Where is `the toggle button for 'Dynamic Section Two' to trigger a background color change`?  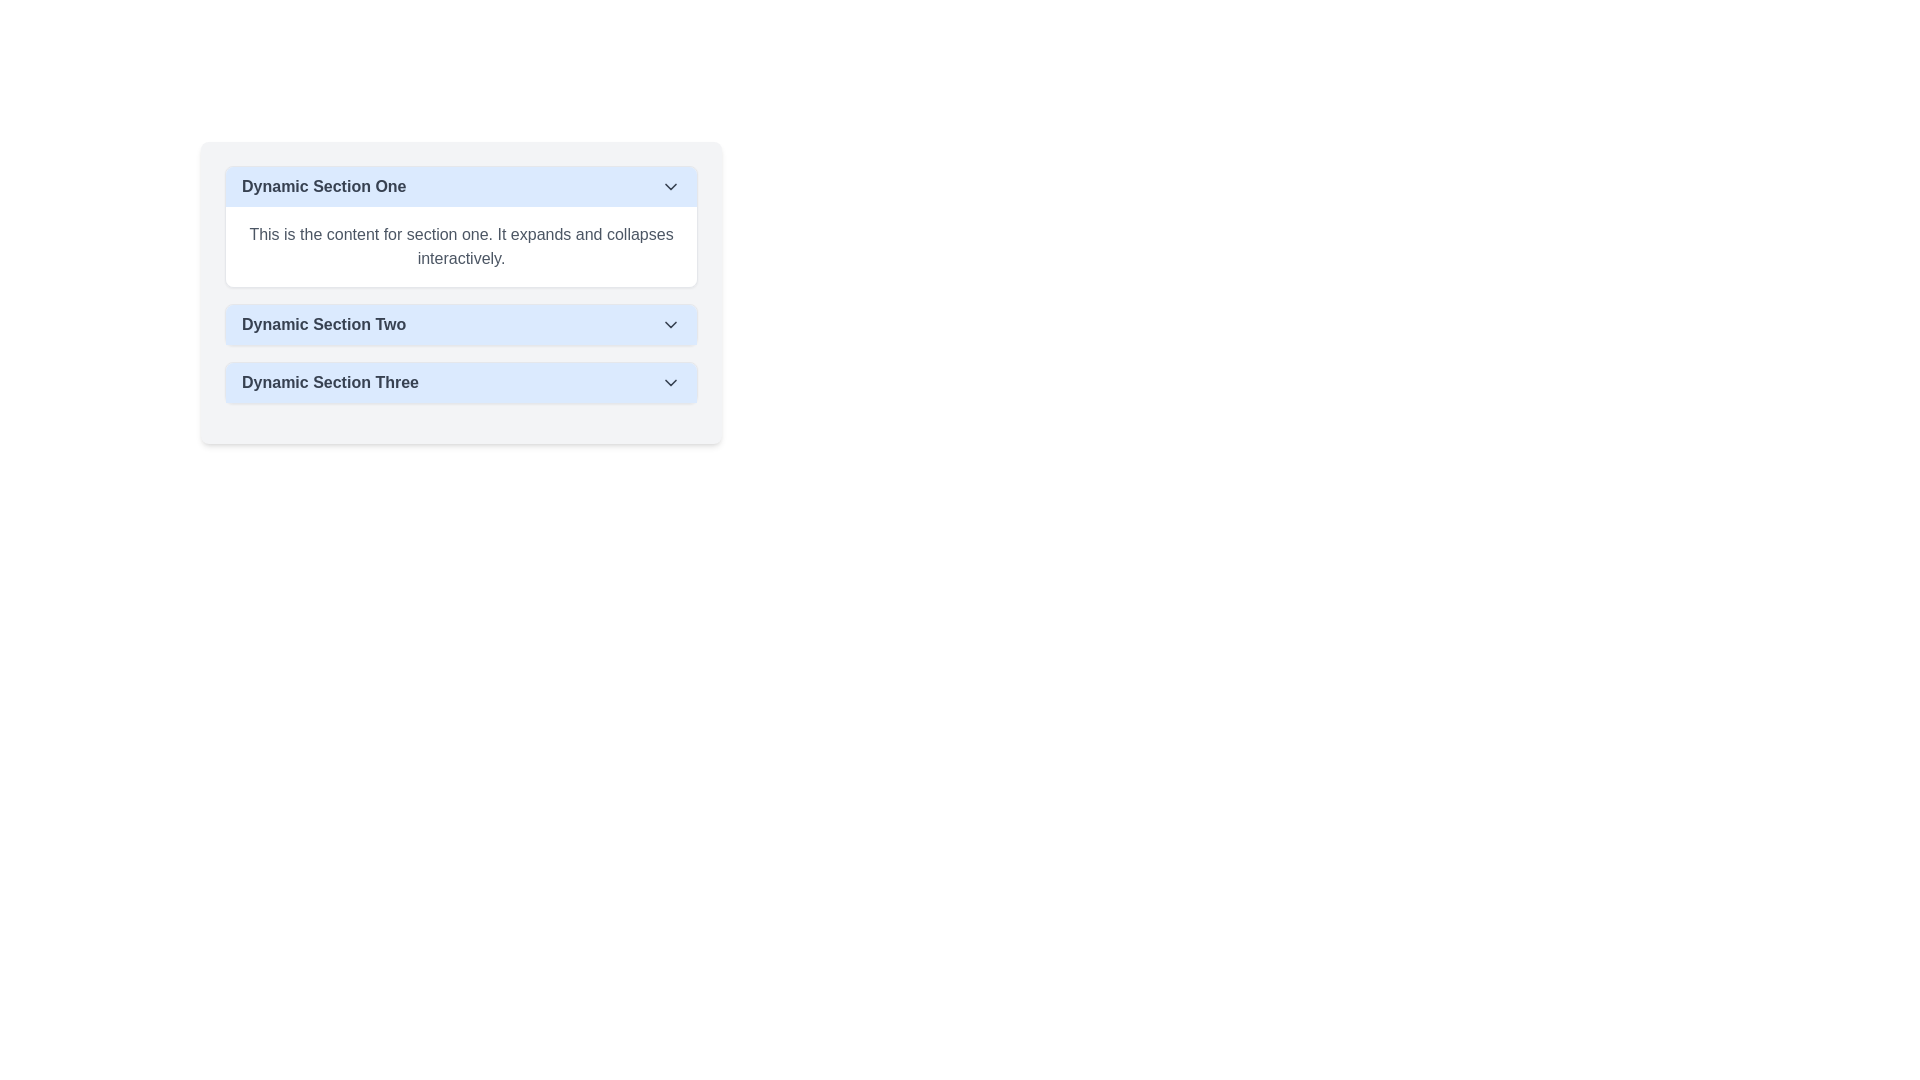 the toggle button for 'Dynamic Section Two' to trigger a background color change is located at coordinates (460, 323).